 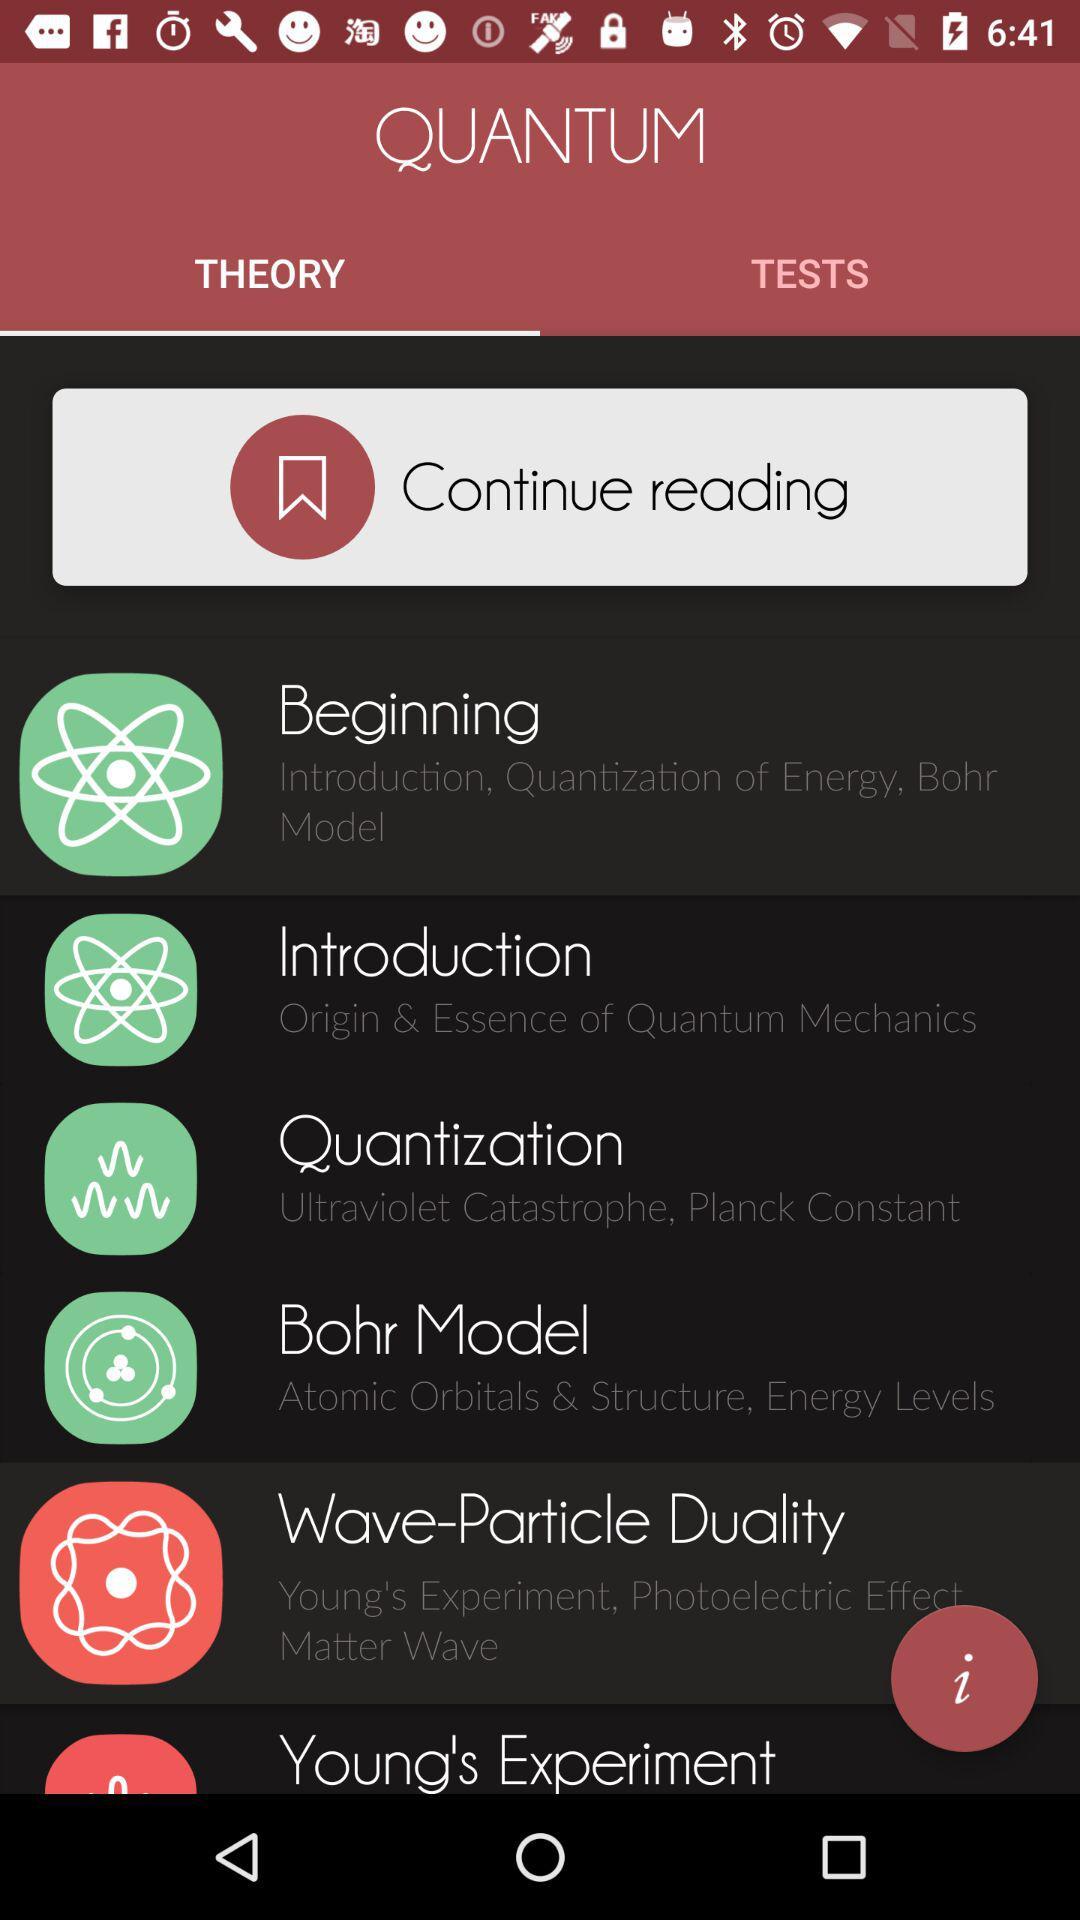 I want to click on the introduction, so click(x=120, y=989).